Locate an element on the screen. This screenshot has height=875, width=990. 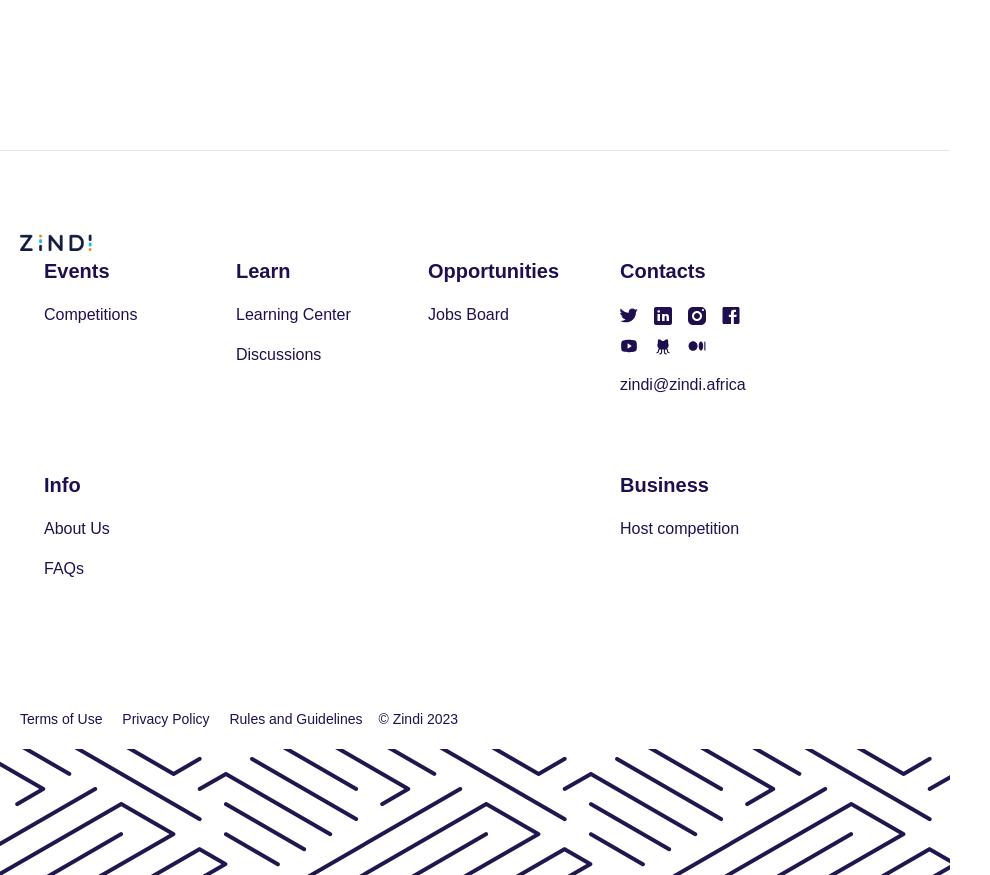
'Discussions' is located at coordinates (278, 354).